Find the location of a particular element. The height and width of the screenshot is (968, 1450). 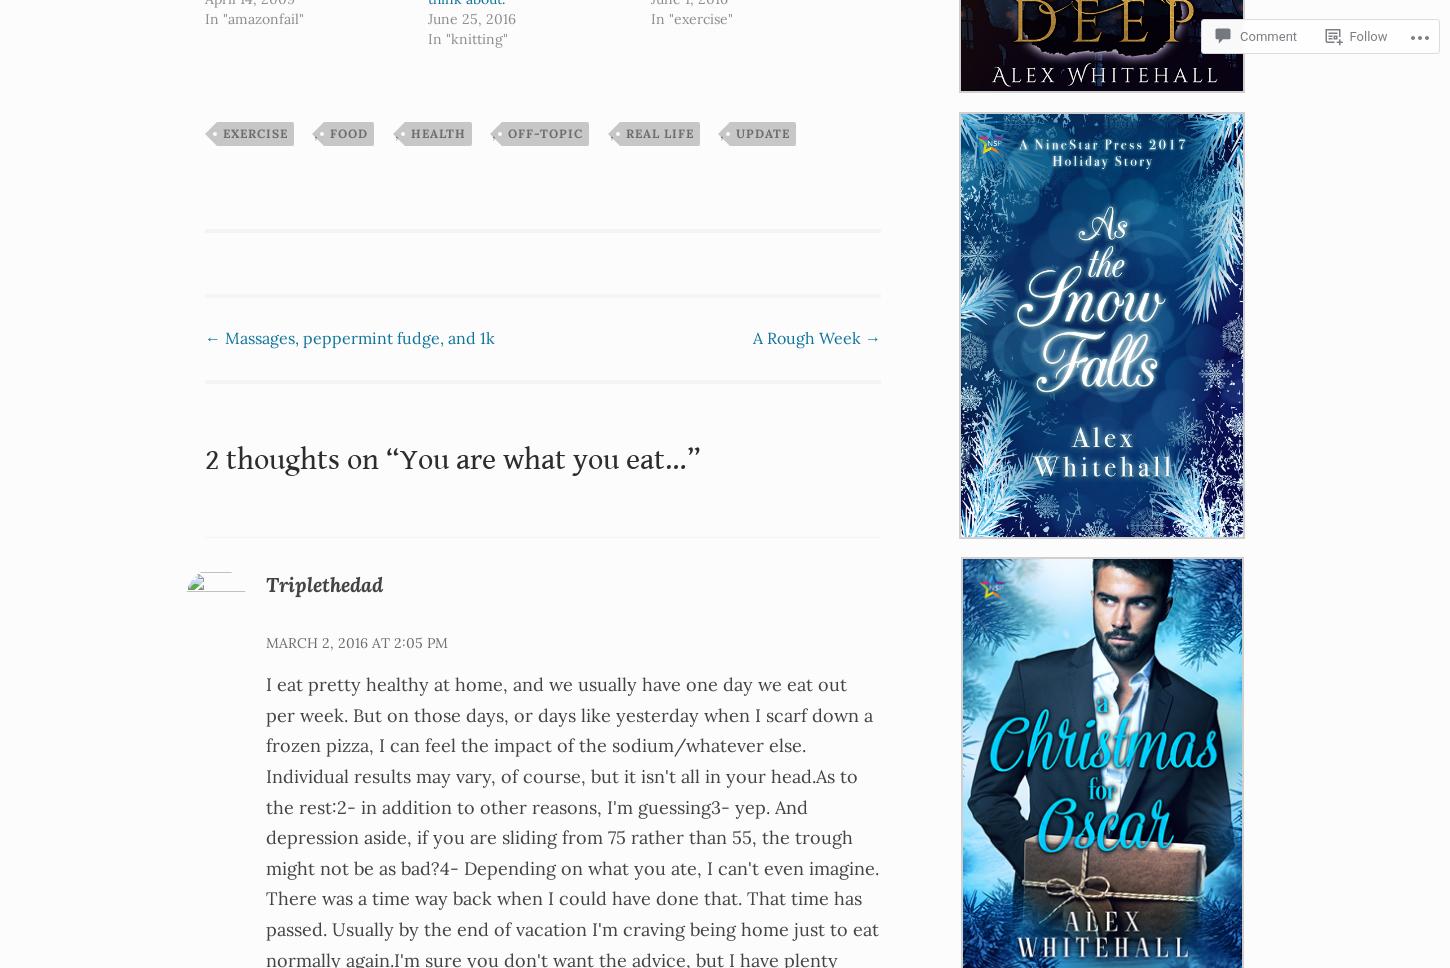

'March 2, 2016 at 2:05 pm' is located at coordinates (356, 642).